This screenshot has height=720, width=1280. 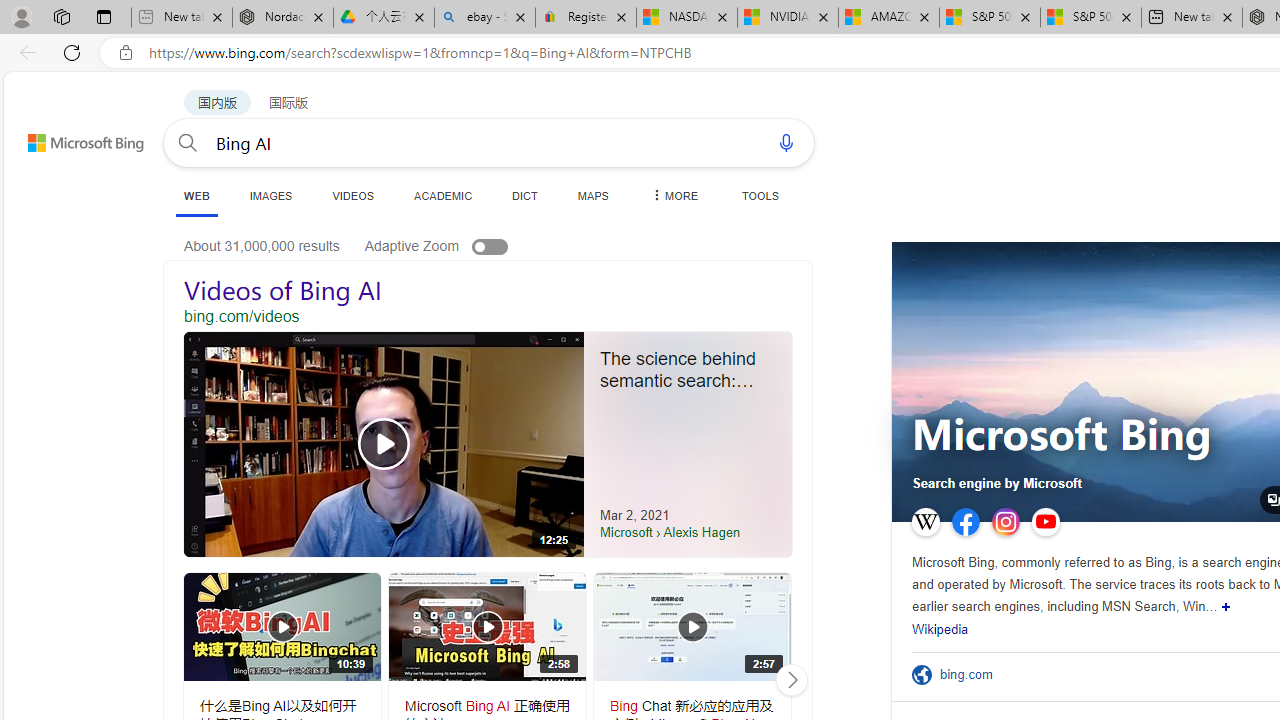 What do you see at coordinates (1089, 17) in the screenshot?
I see `'S&P 500, Nasdaq end lower, weighed by Nvidia dip | Watch'` at bounding box center [1089, 17].